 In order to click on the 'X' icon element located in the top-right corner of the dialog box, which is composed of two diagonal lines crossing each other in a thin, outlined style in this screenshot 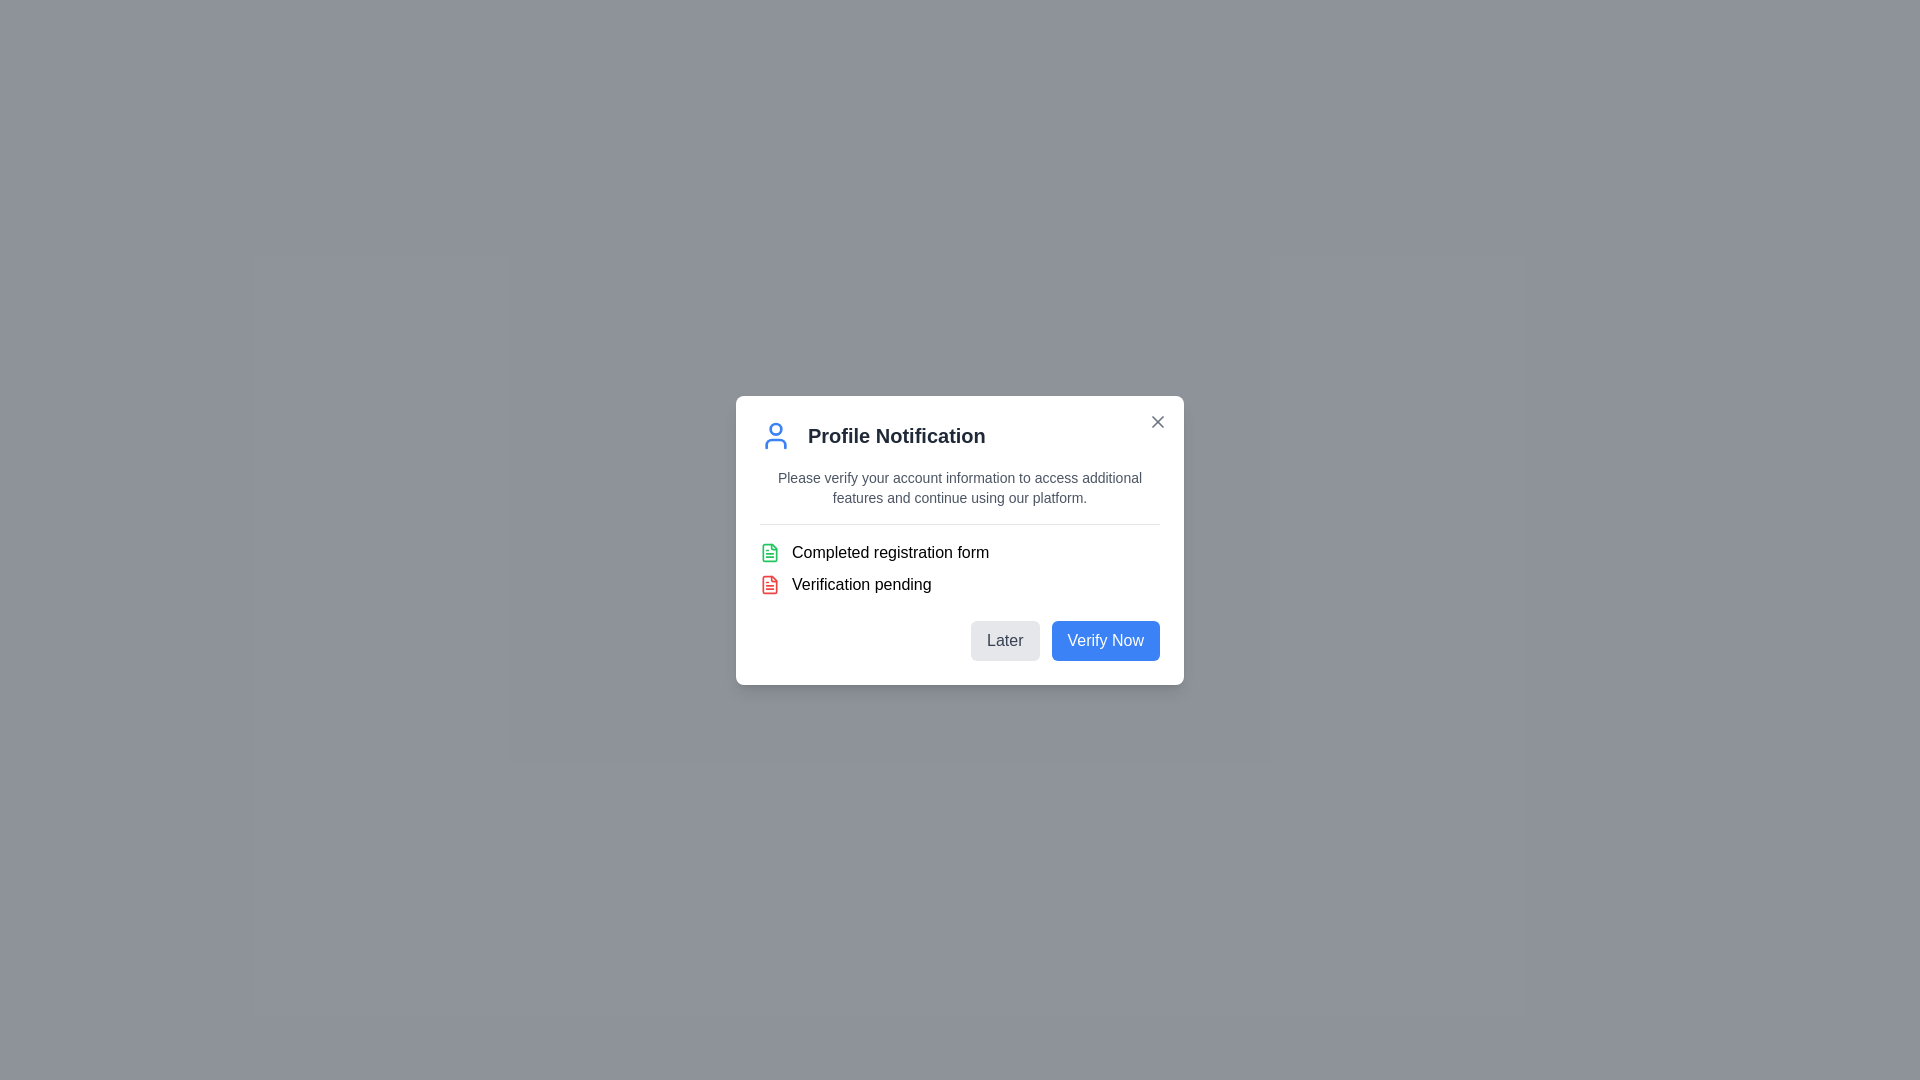, I will do `click(1157, 420)`.